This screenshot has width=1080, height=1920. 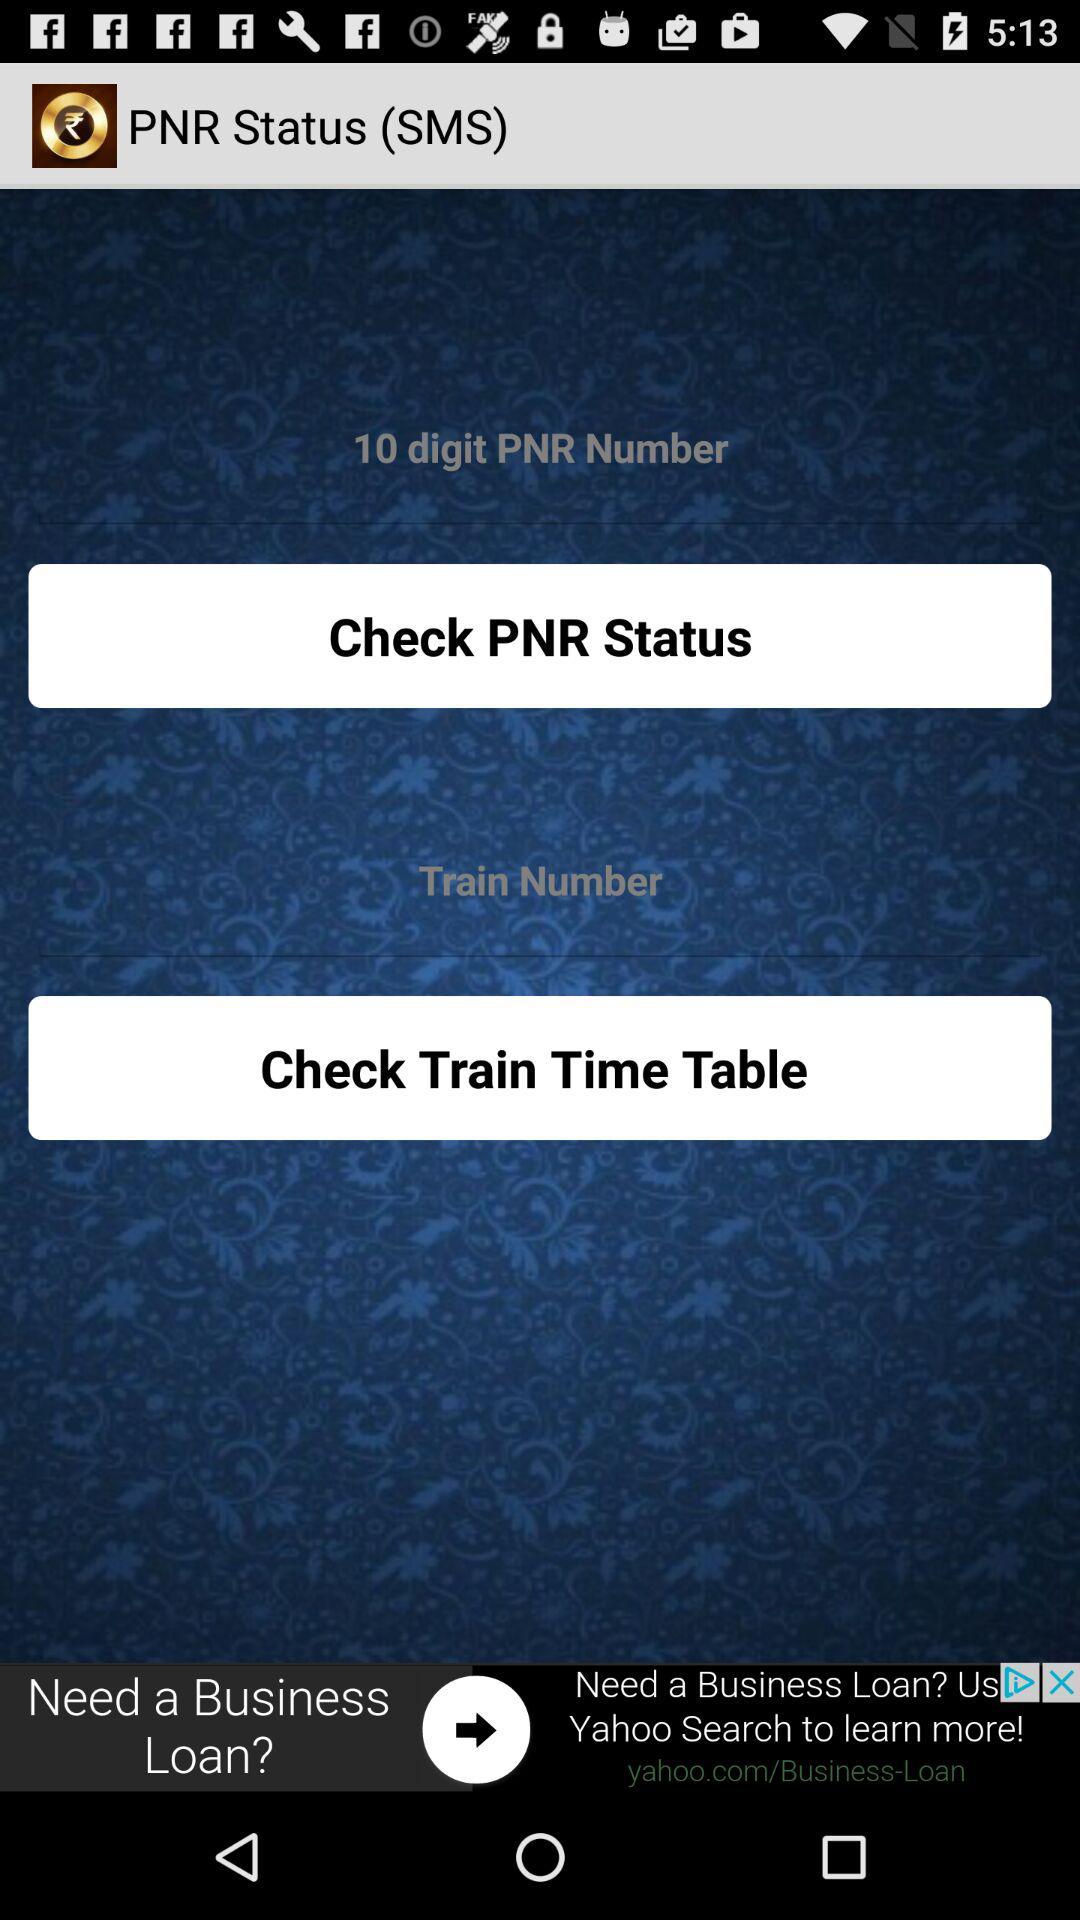 What do you see at coordinates (540, 447) in the screenshot?
I see `input text` at bounding box center [540, 447].